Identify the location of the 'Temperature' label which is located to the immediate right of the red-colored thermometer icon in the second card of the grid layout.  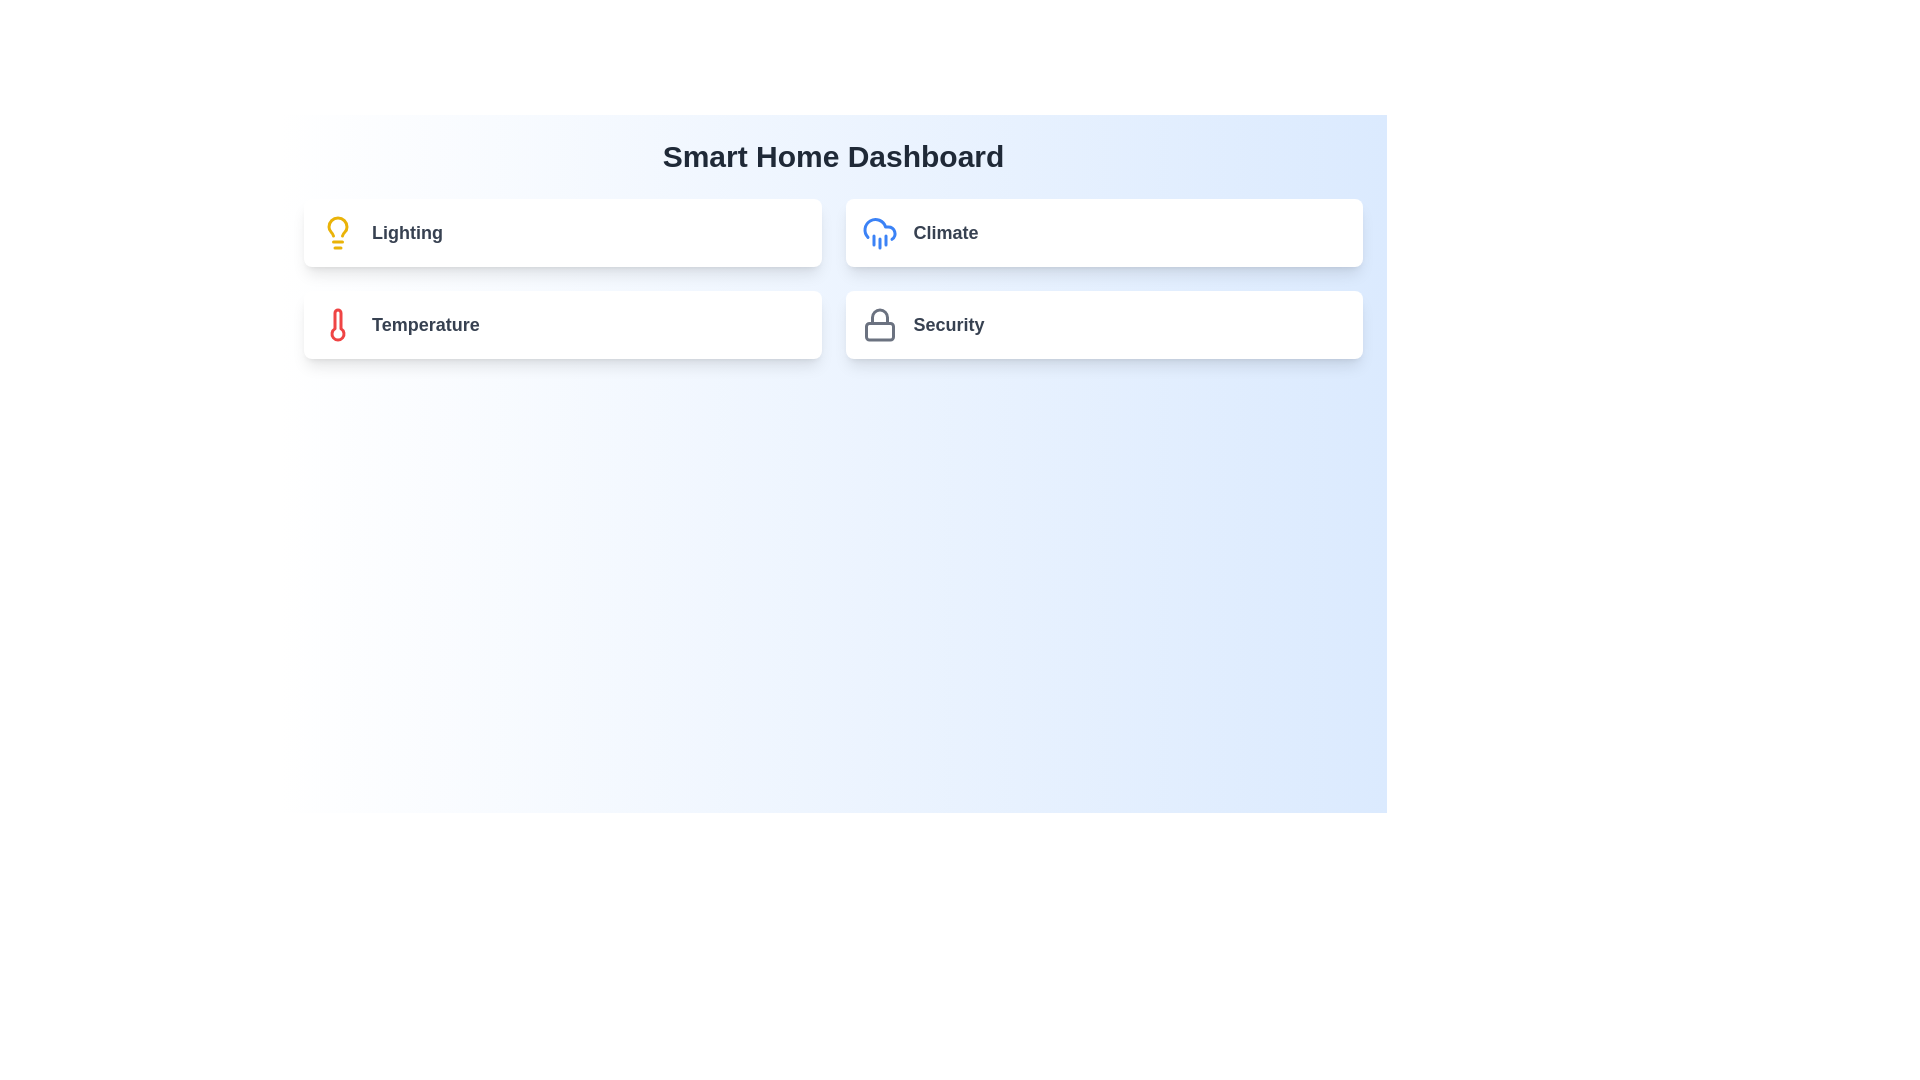
(424, 323).